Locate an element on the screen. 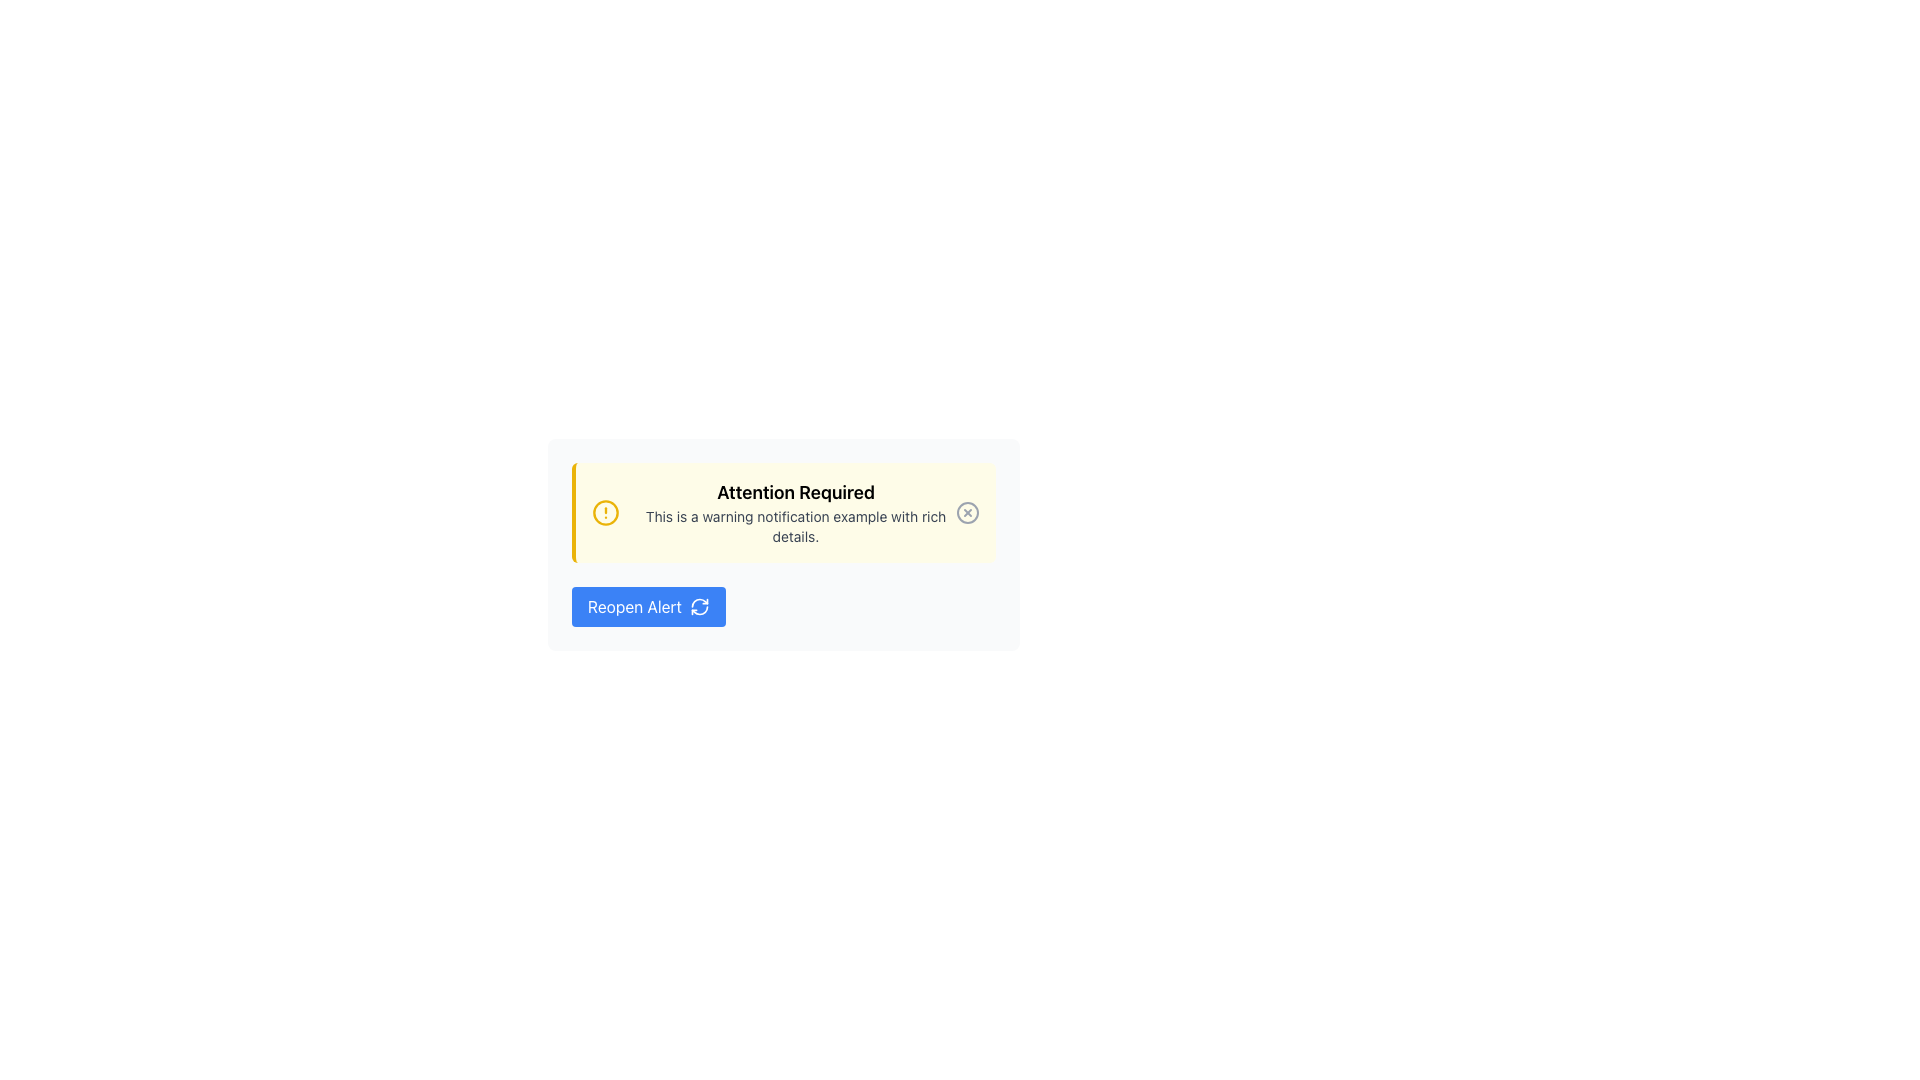 The width and height of the screenshot is (1920, 1080). the dismissal button located on the far right side of the notification, aligned with the 'Attention Required' text is located at coordinates (968, 512).